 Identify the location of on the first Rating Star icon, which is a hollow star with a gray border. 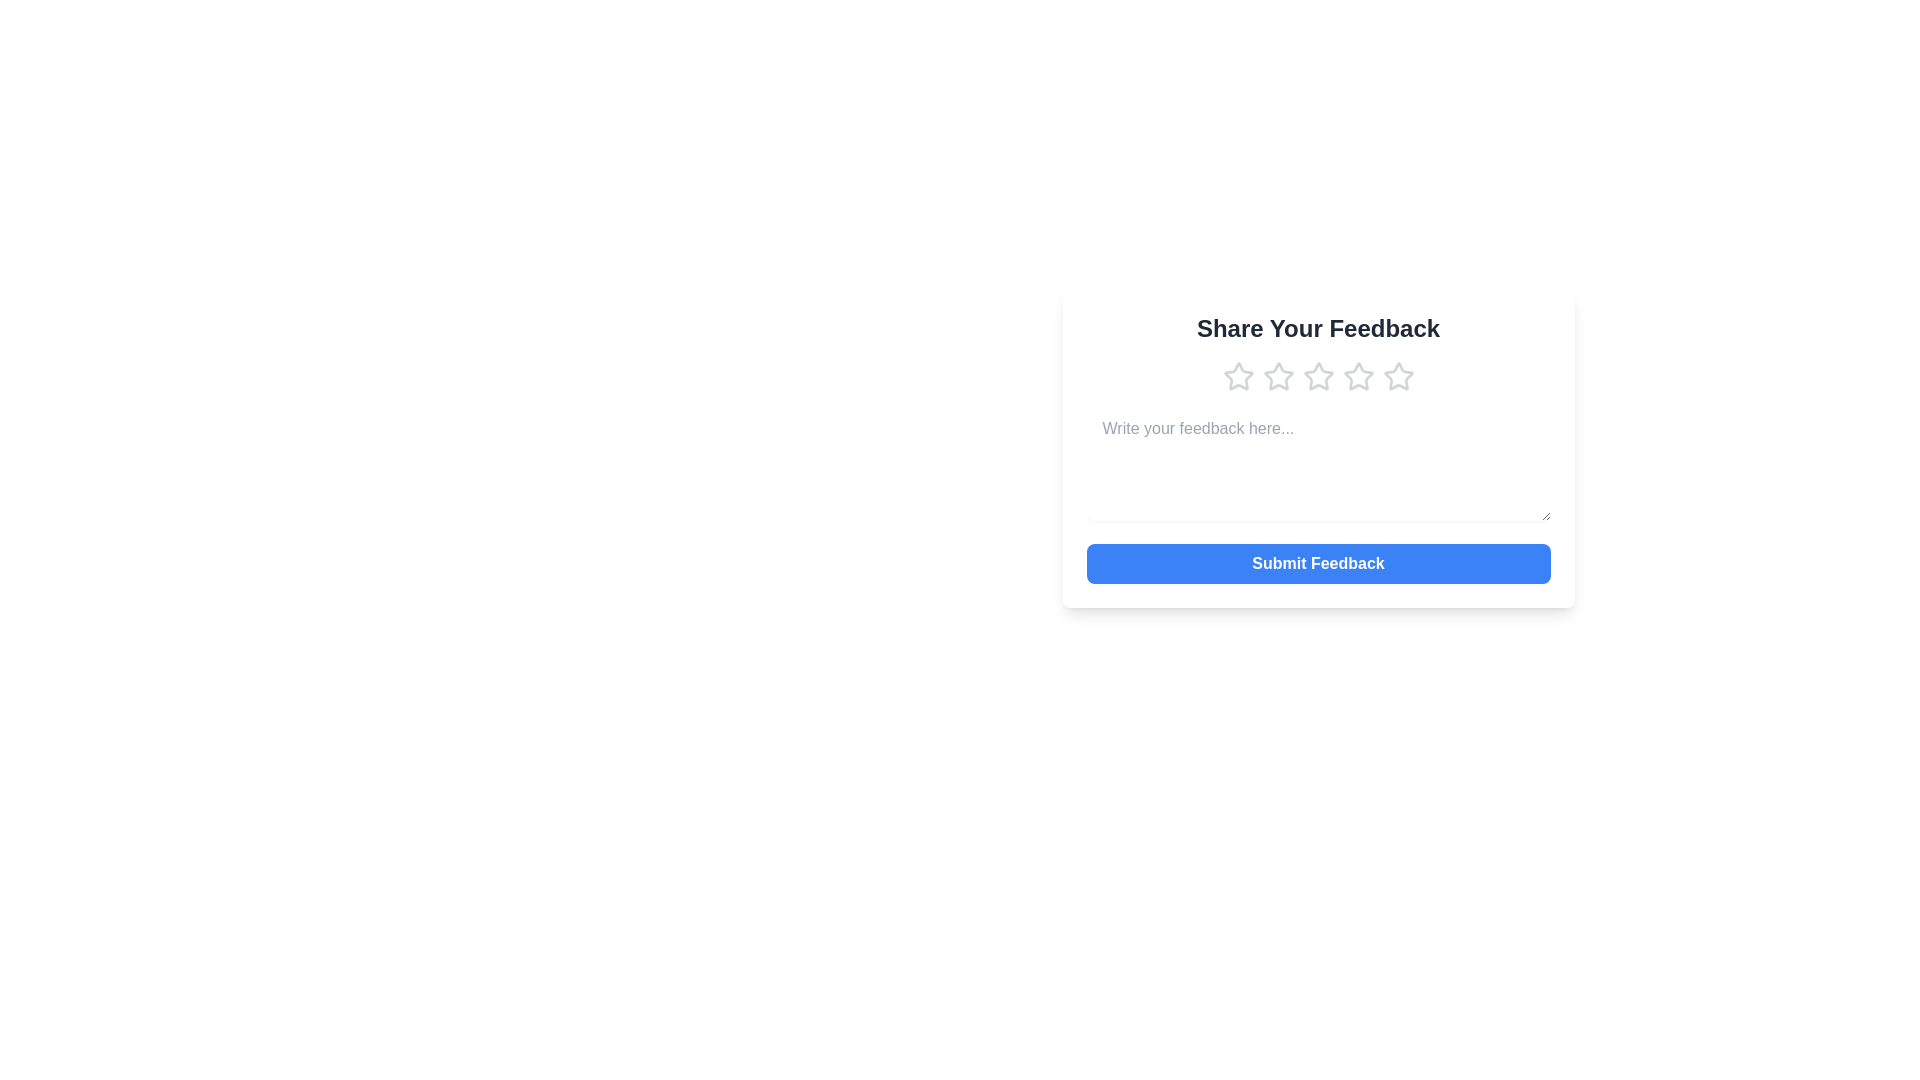
(1237, 376).